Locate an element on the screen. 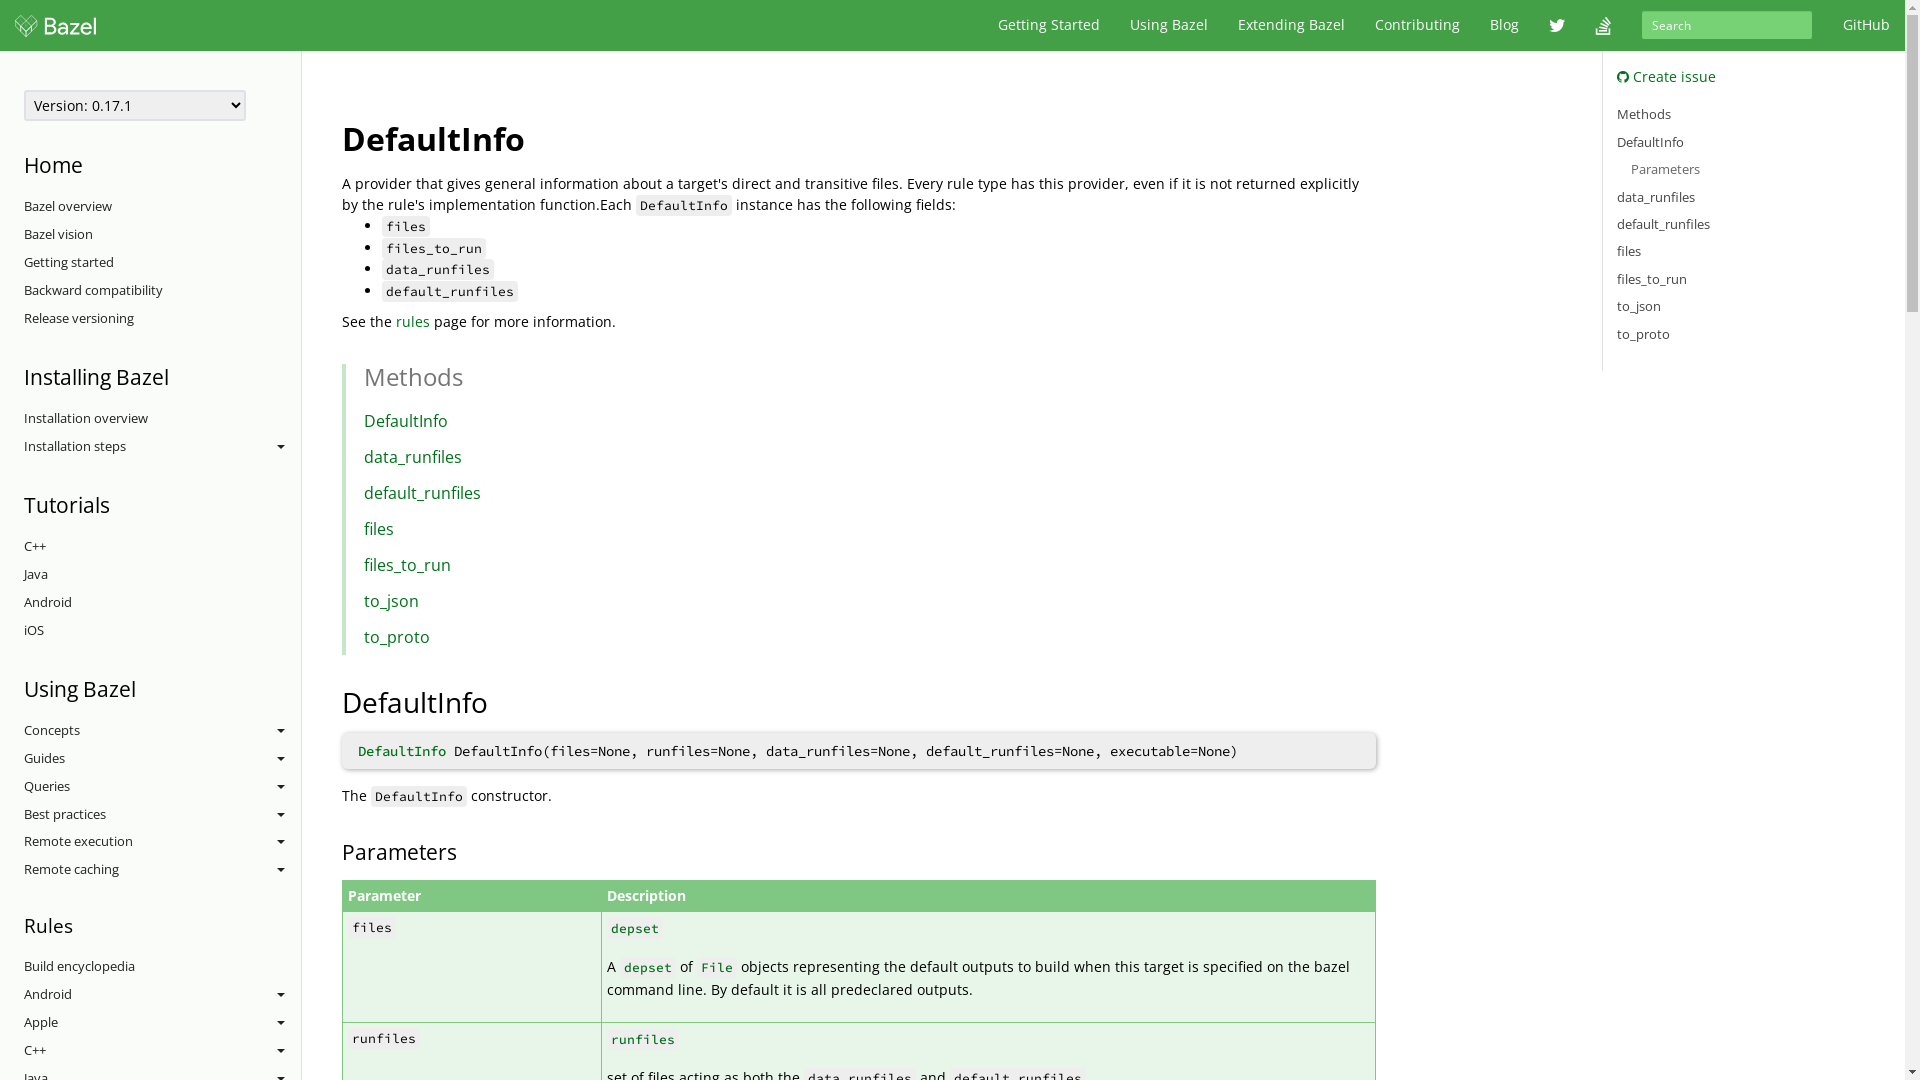 This screenshot has height=1080, width=1920. 'Getting started' is located at coordinates (162, 261).